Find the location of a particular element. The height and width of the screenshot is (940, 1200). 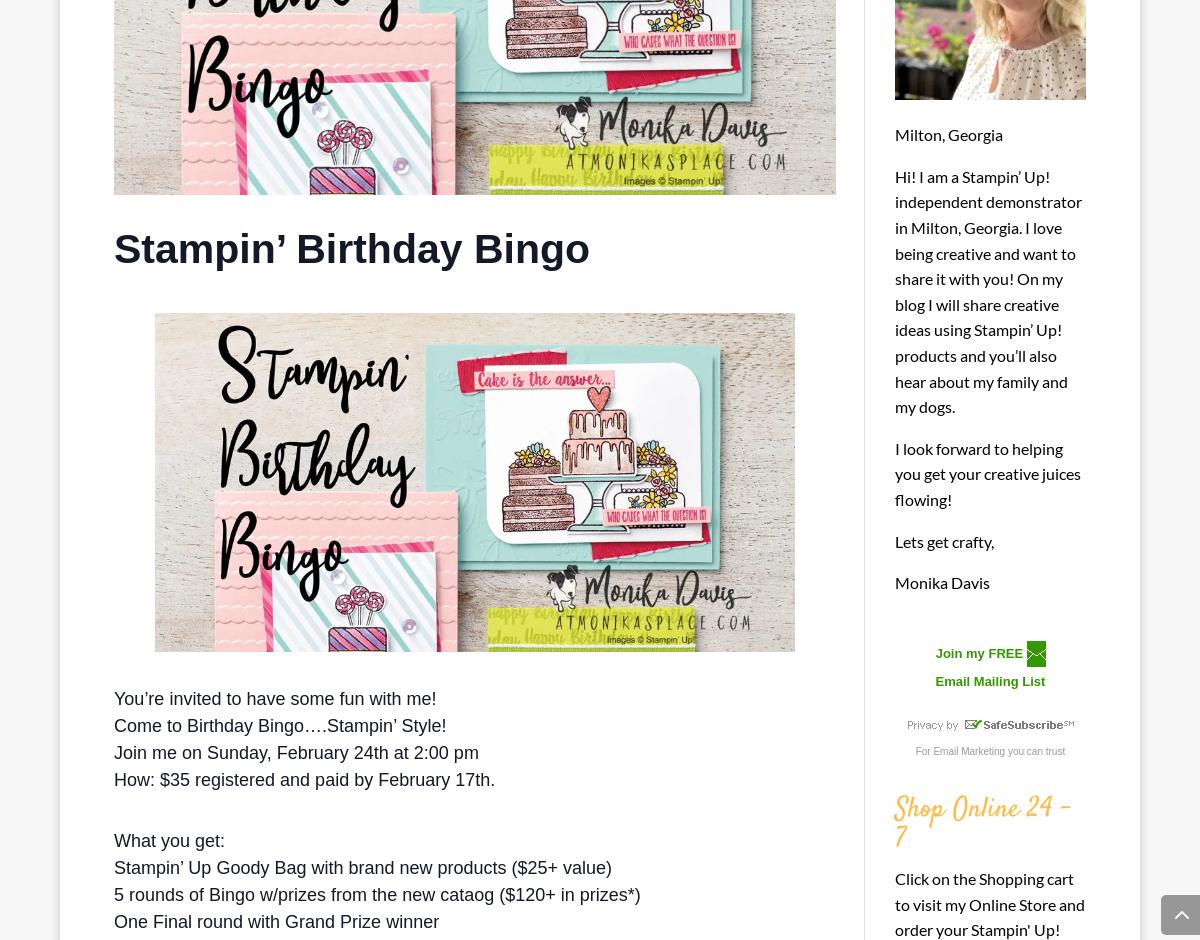

'How: $35 registered and paid by February 17th.' is located at coordinates (306, 779).